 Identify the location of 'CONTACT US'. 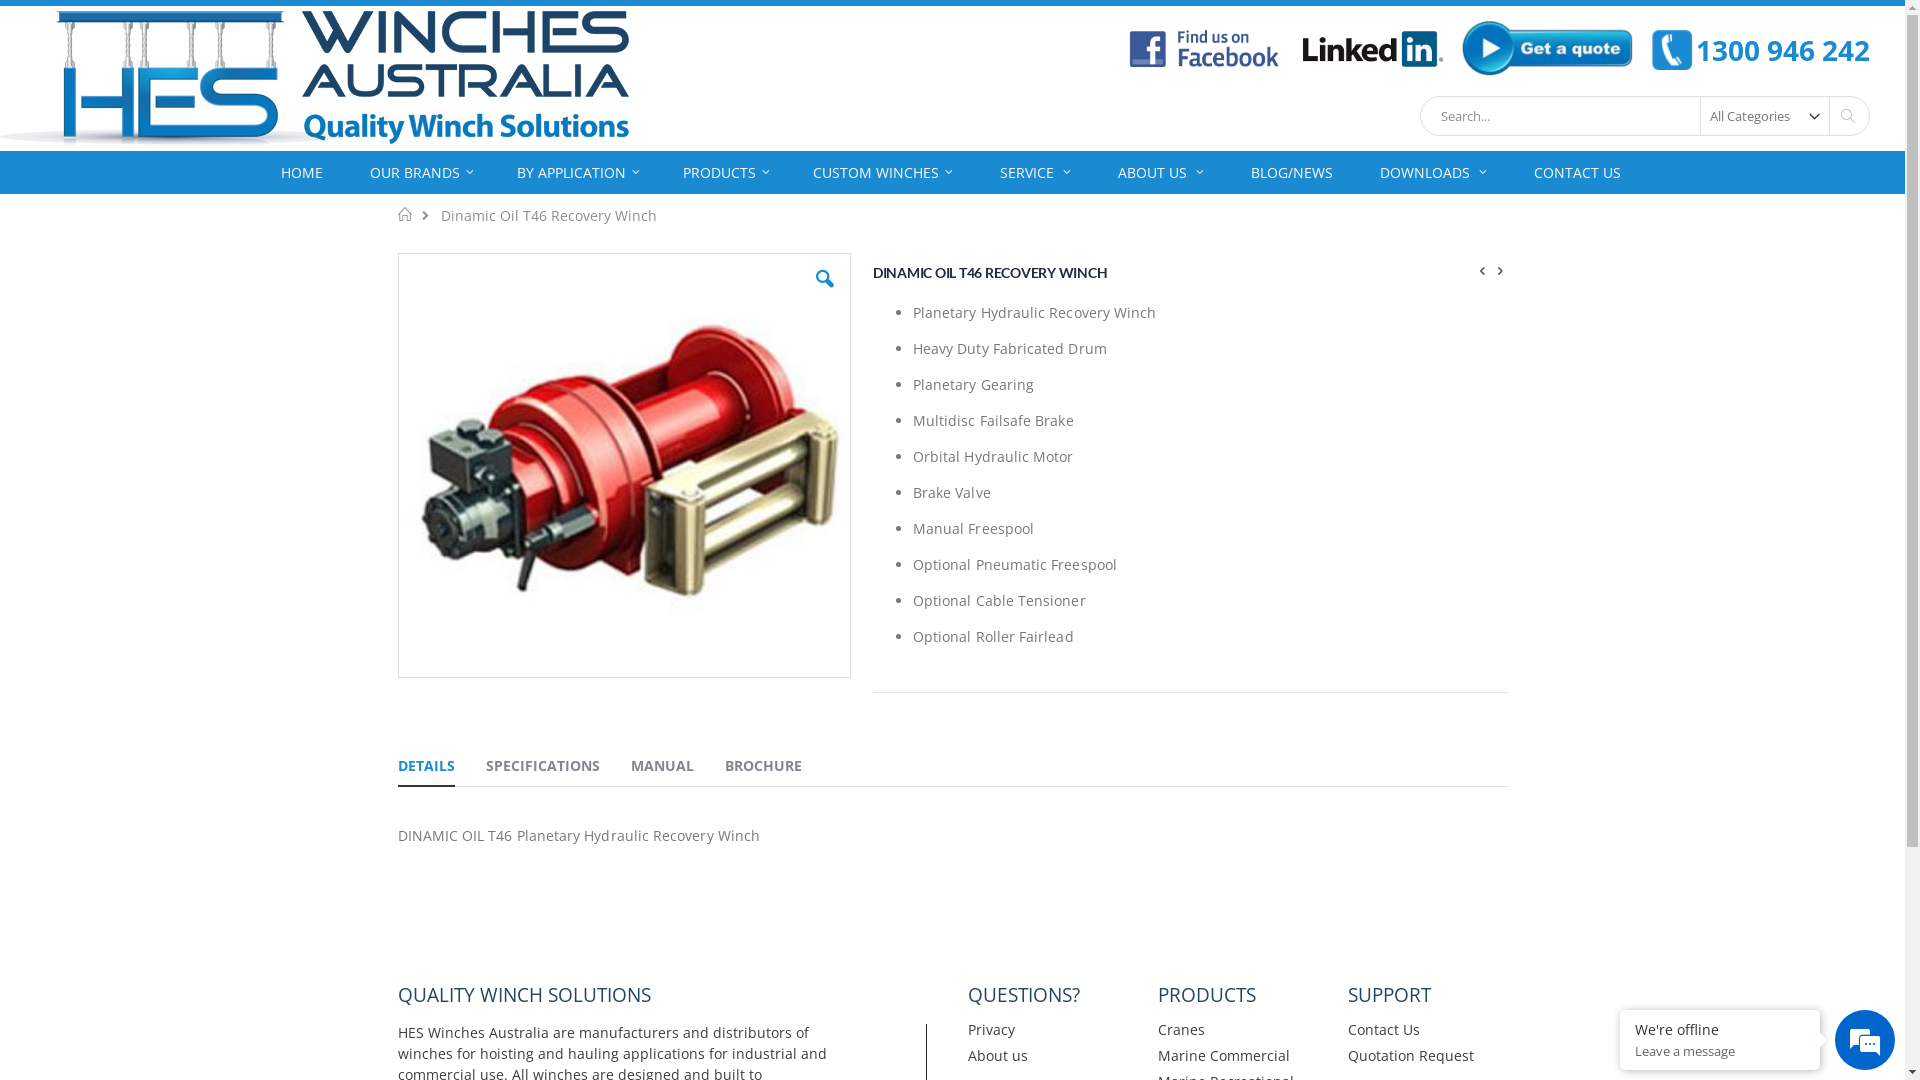
(1576, 171).